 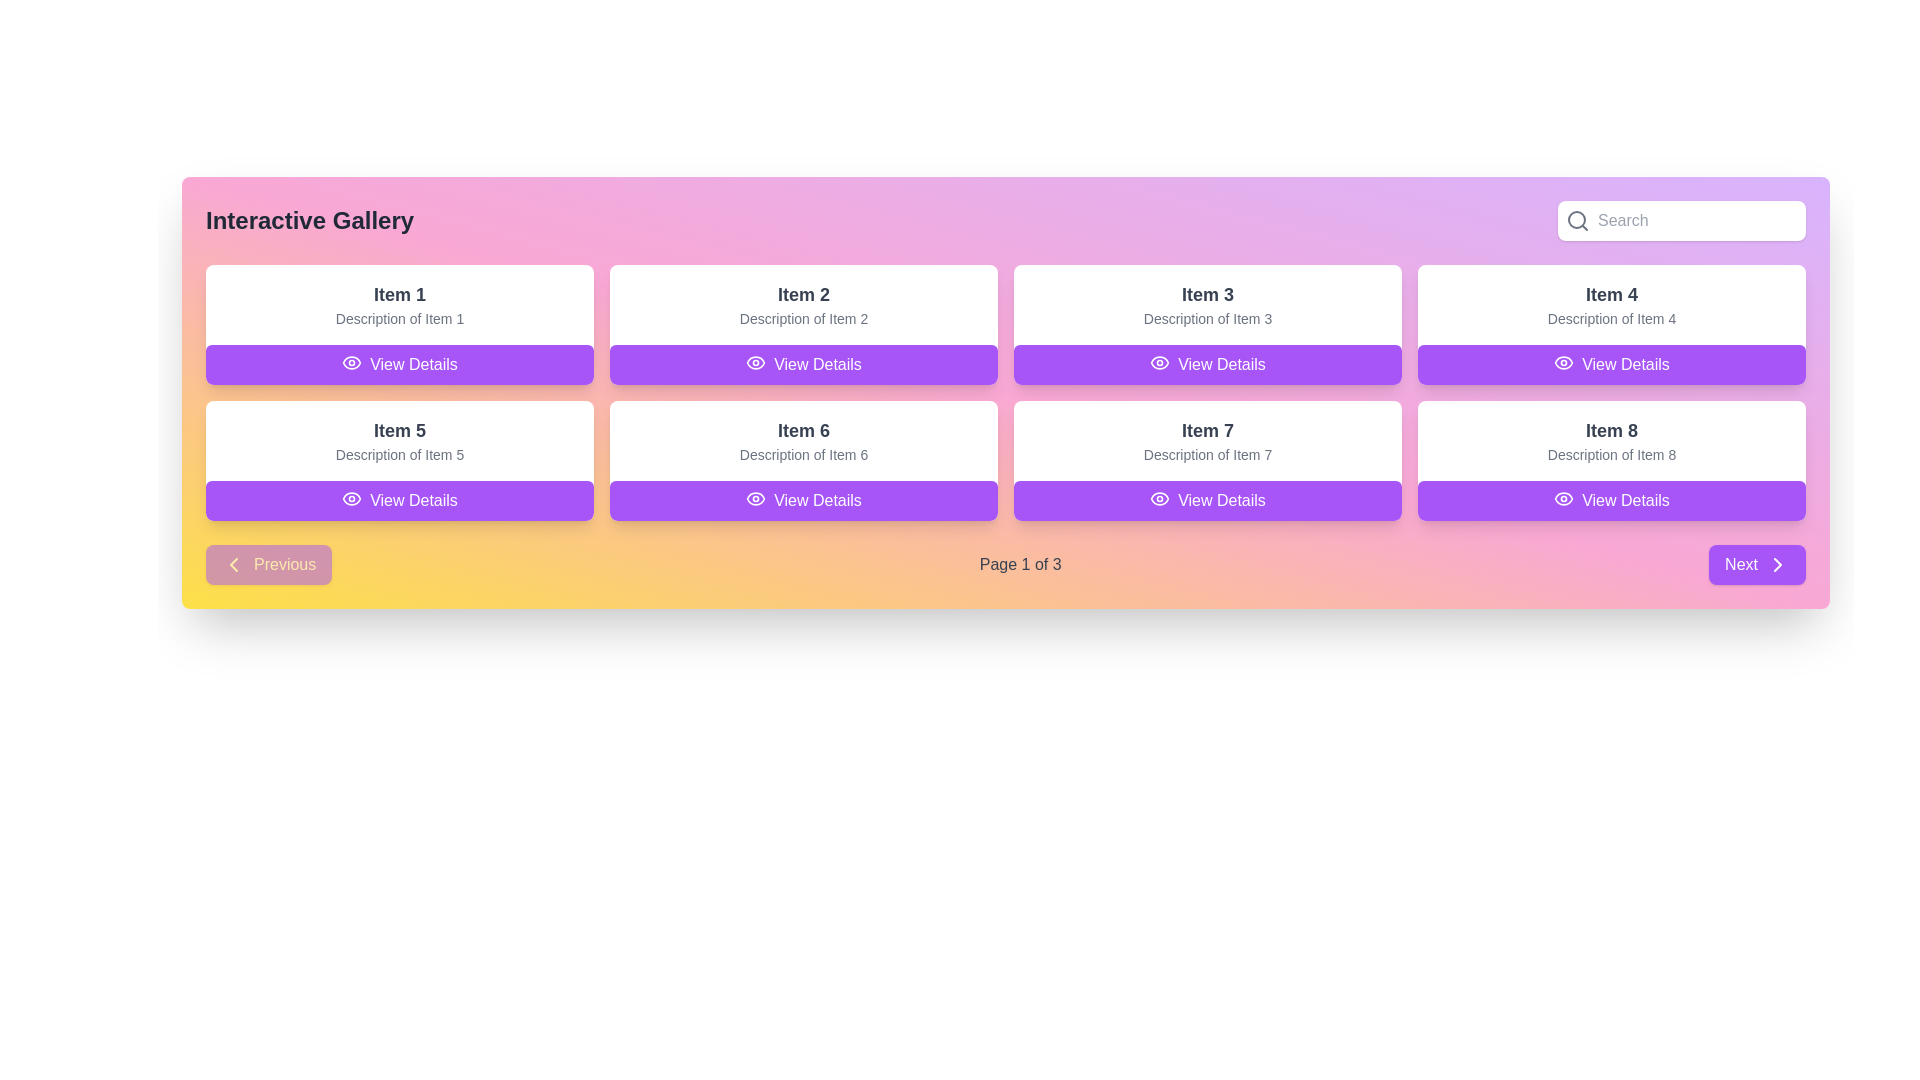 I want to click on the static text label that serves as the header for the third card in the first row of the grid layout, so click(x=1207, y=294).